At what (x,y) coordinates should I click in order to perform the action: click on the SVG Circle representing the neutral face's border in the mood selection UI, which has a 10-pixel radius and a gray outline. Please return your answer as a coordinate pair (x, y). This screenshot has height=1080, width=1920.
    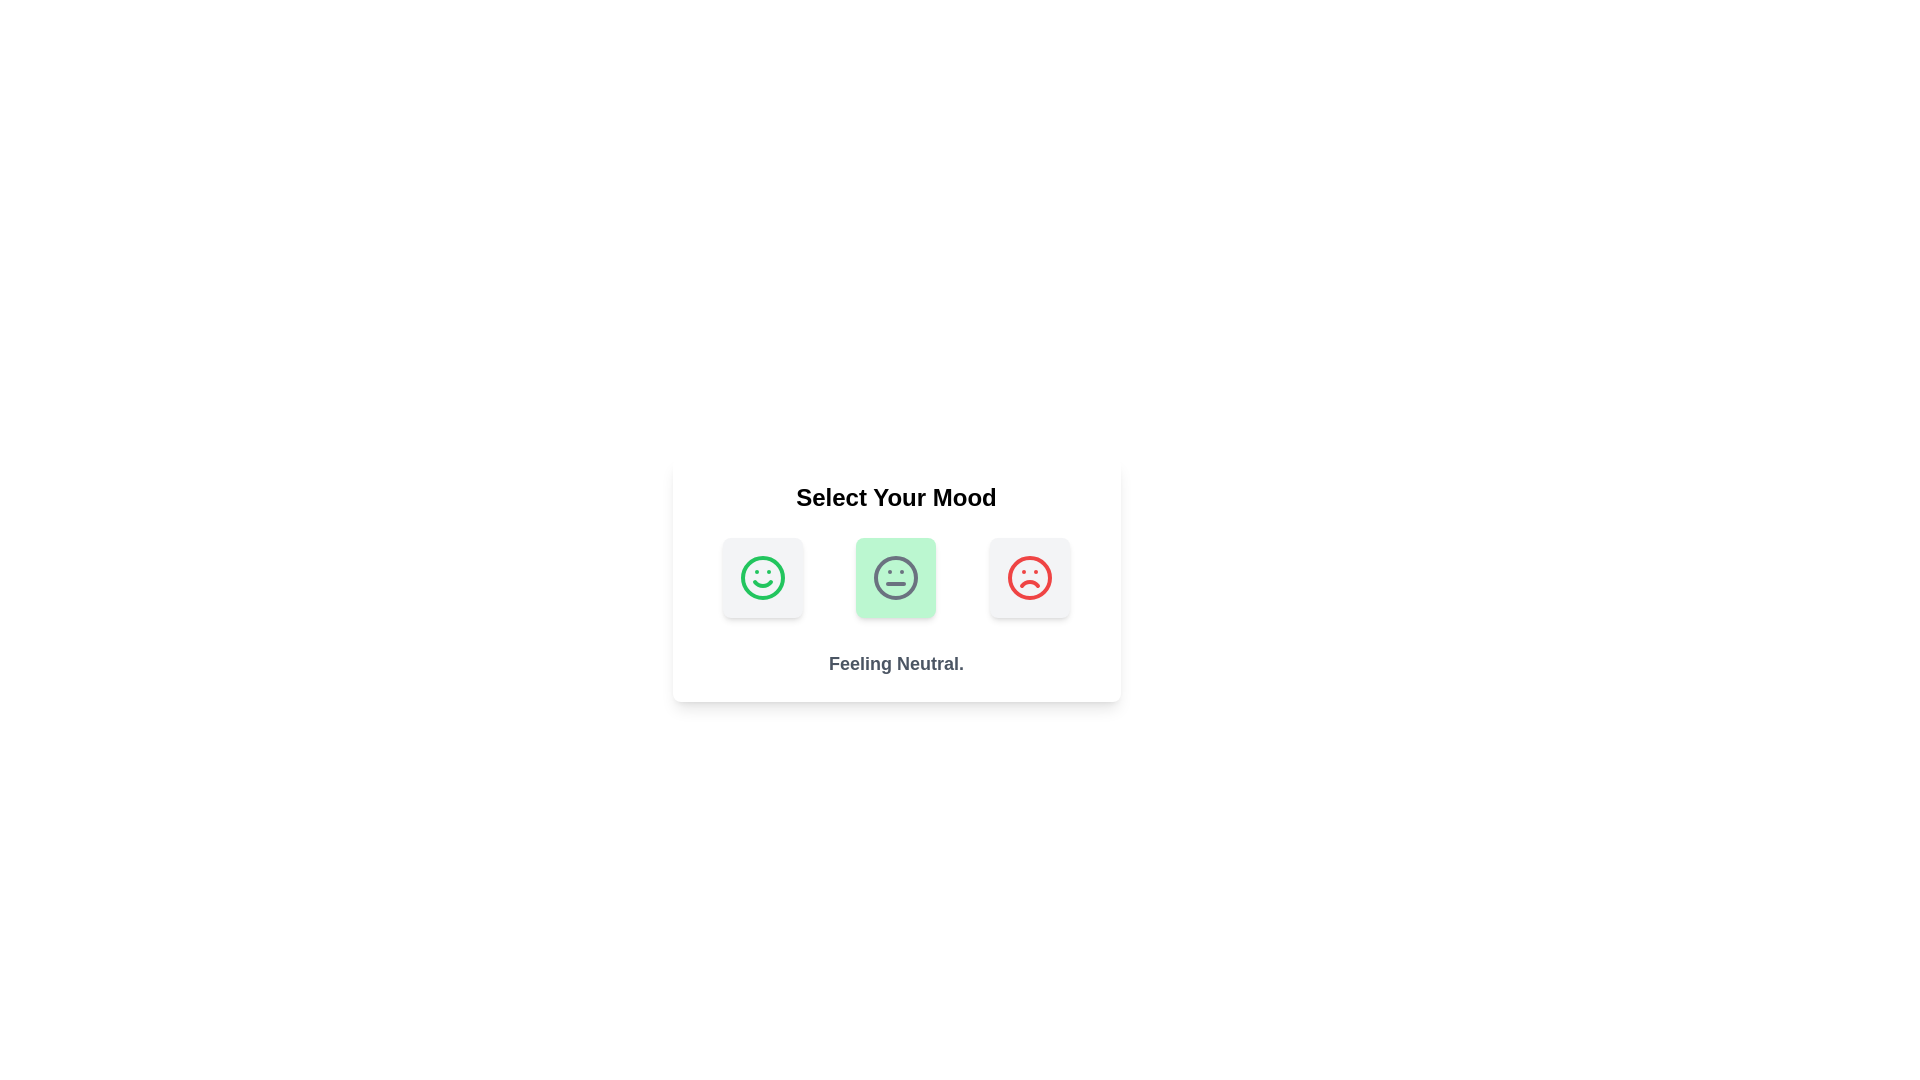
    Looking at the image, I should click on (895, 578).